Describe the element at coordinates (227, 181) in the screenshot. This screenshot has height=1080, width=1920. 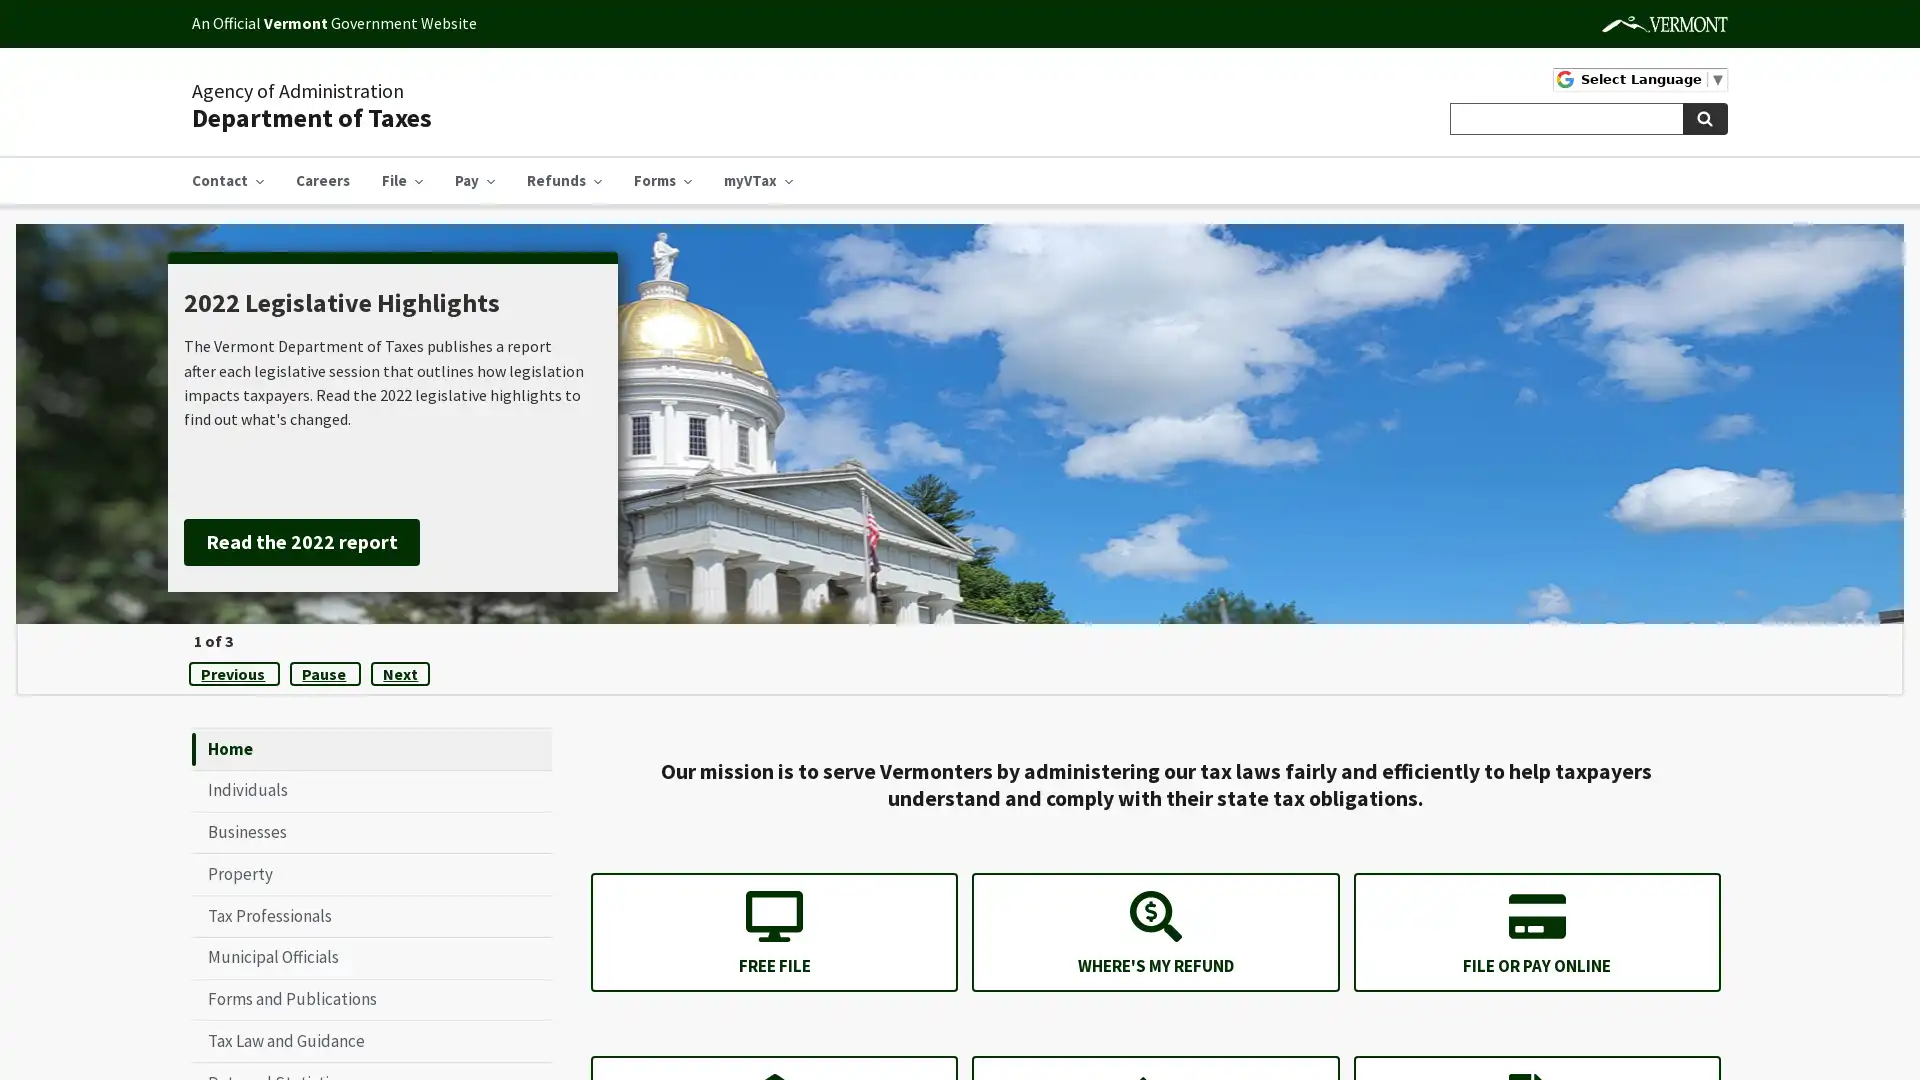
I see `Contact` at that location.